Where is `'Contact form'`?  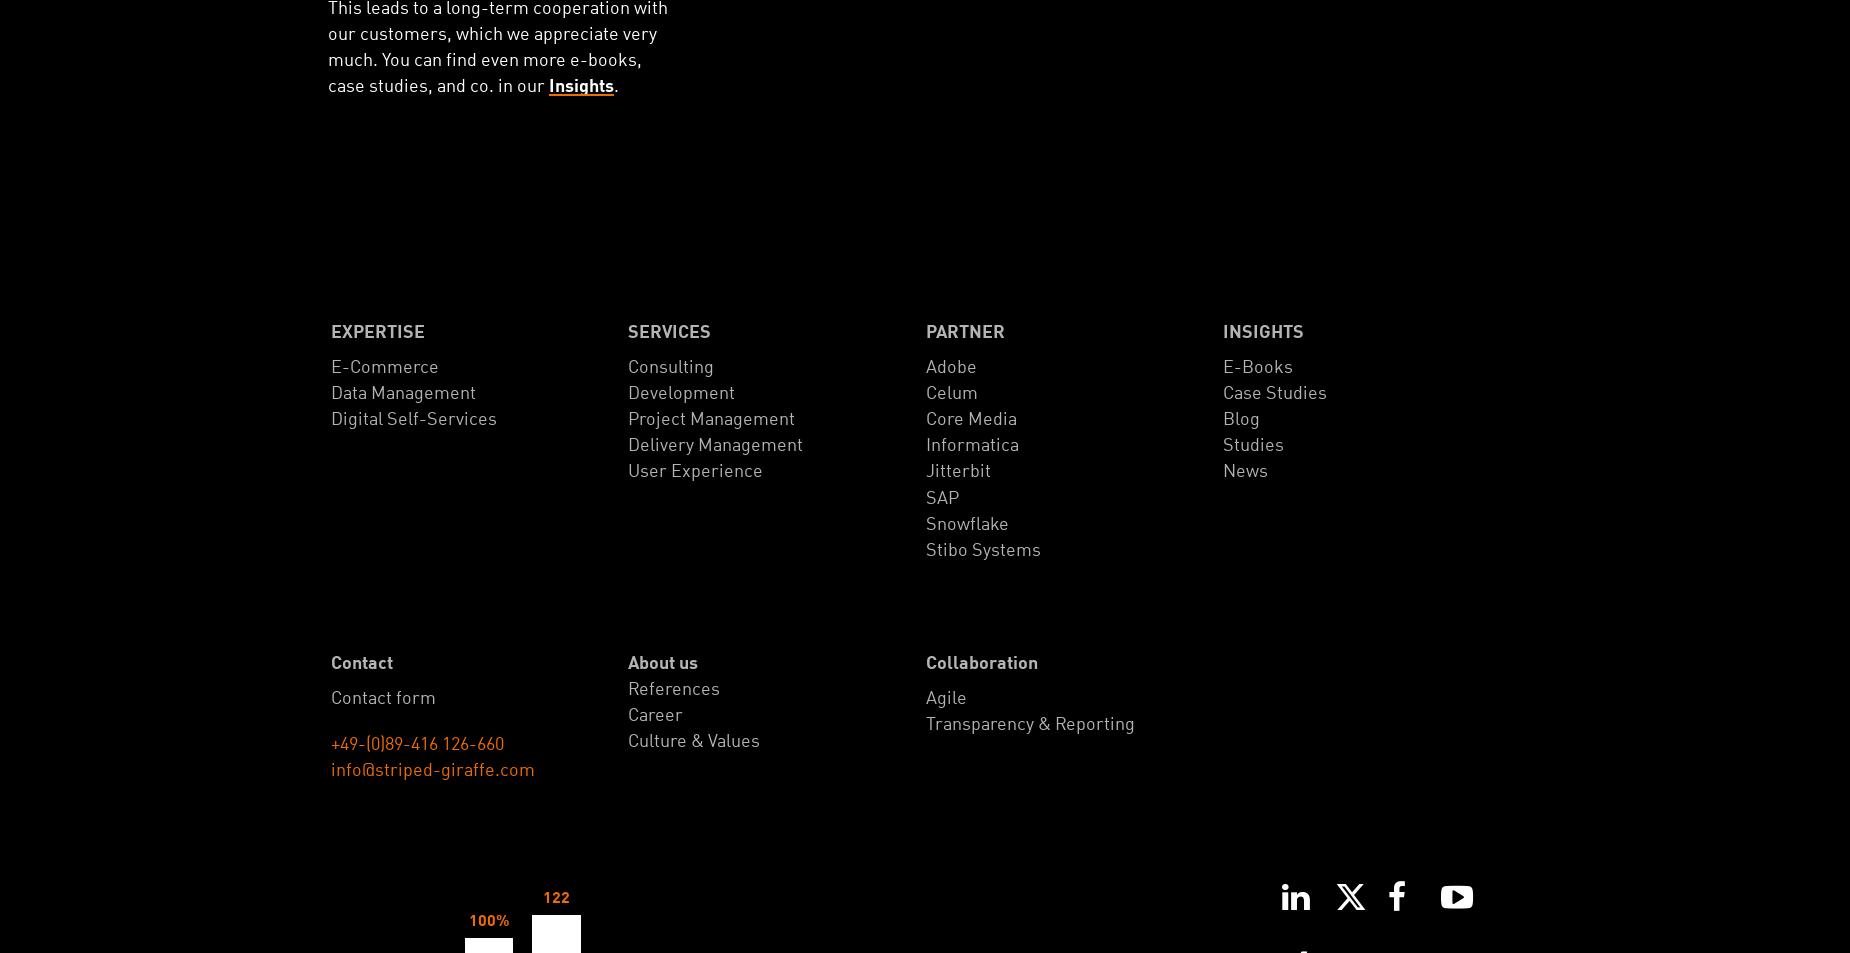
'Contact form' is located at coordinates (382, 699).